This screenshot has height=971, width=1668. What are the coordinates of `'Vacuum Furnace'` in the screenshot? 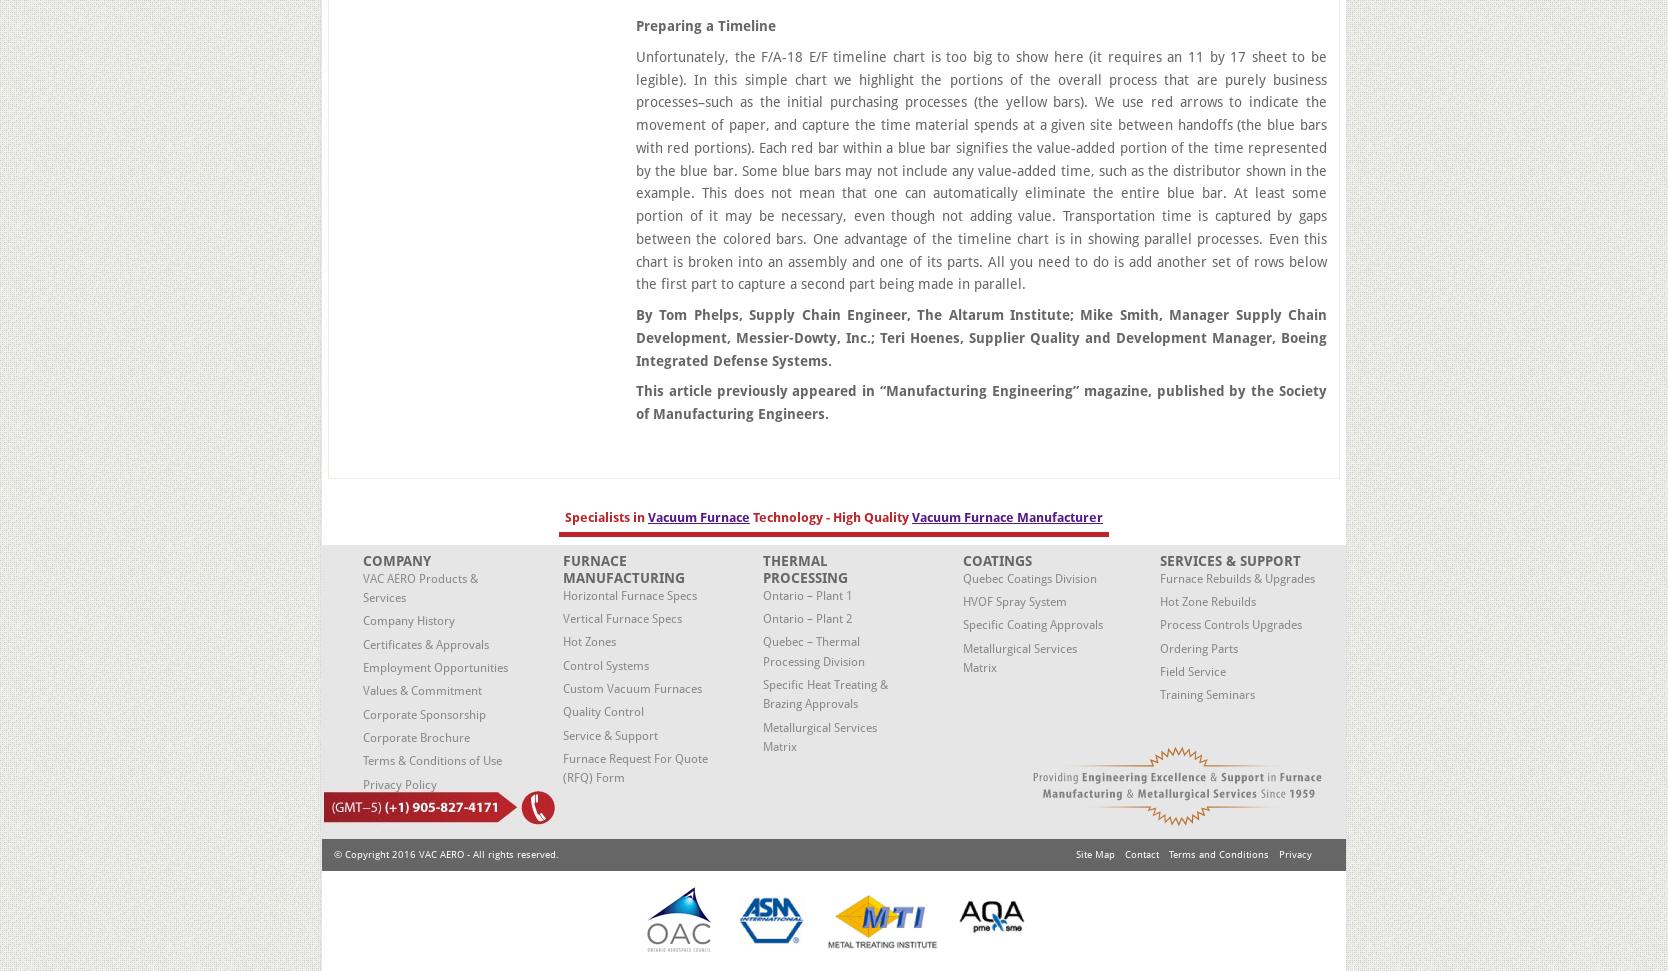 It's located at (699, 515).